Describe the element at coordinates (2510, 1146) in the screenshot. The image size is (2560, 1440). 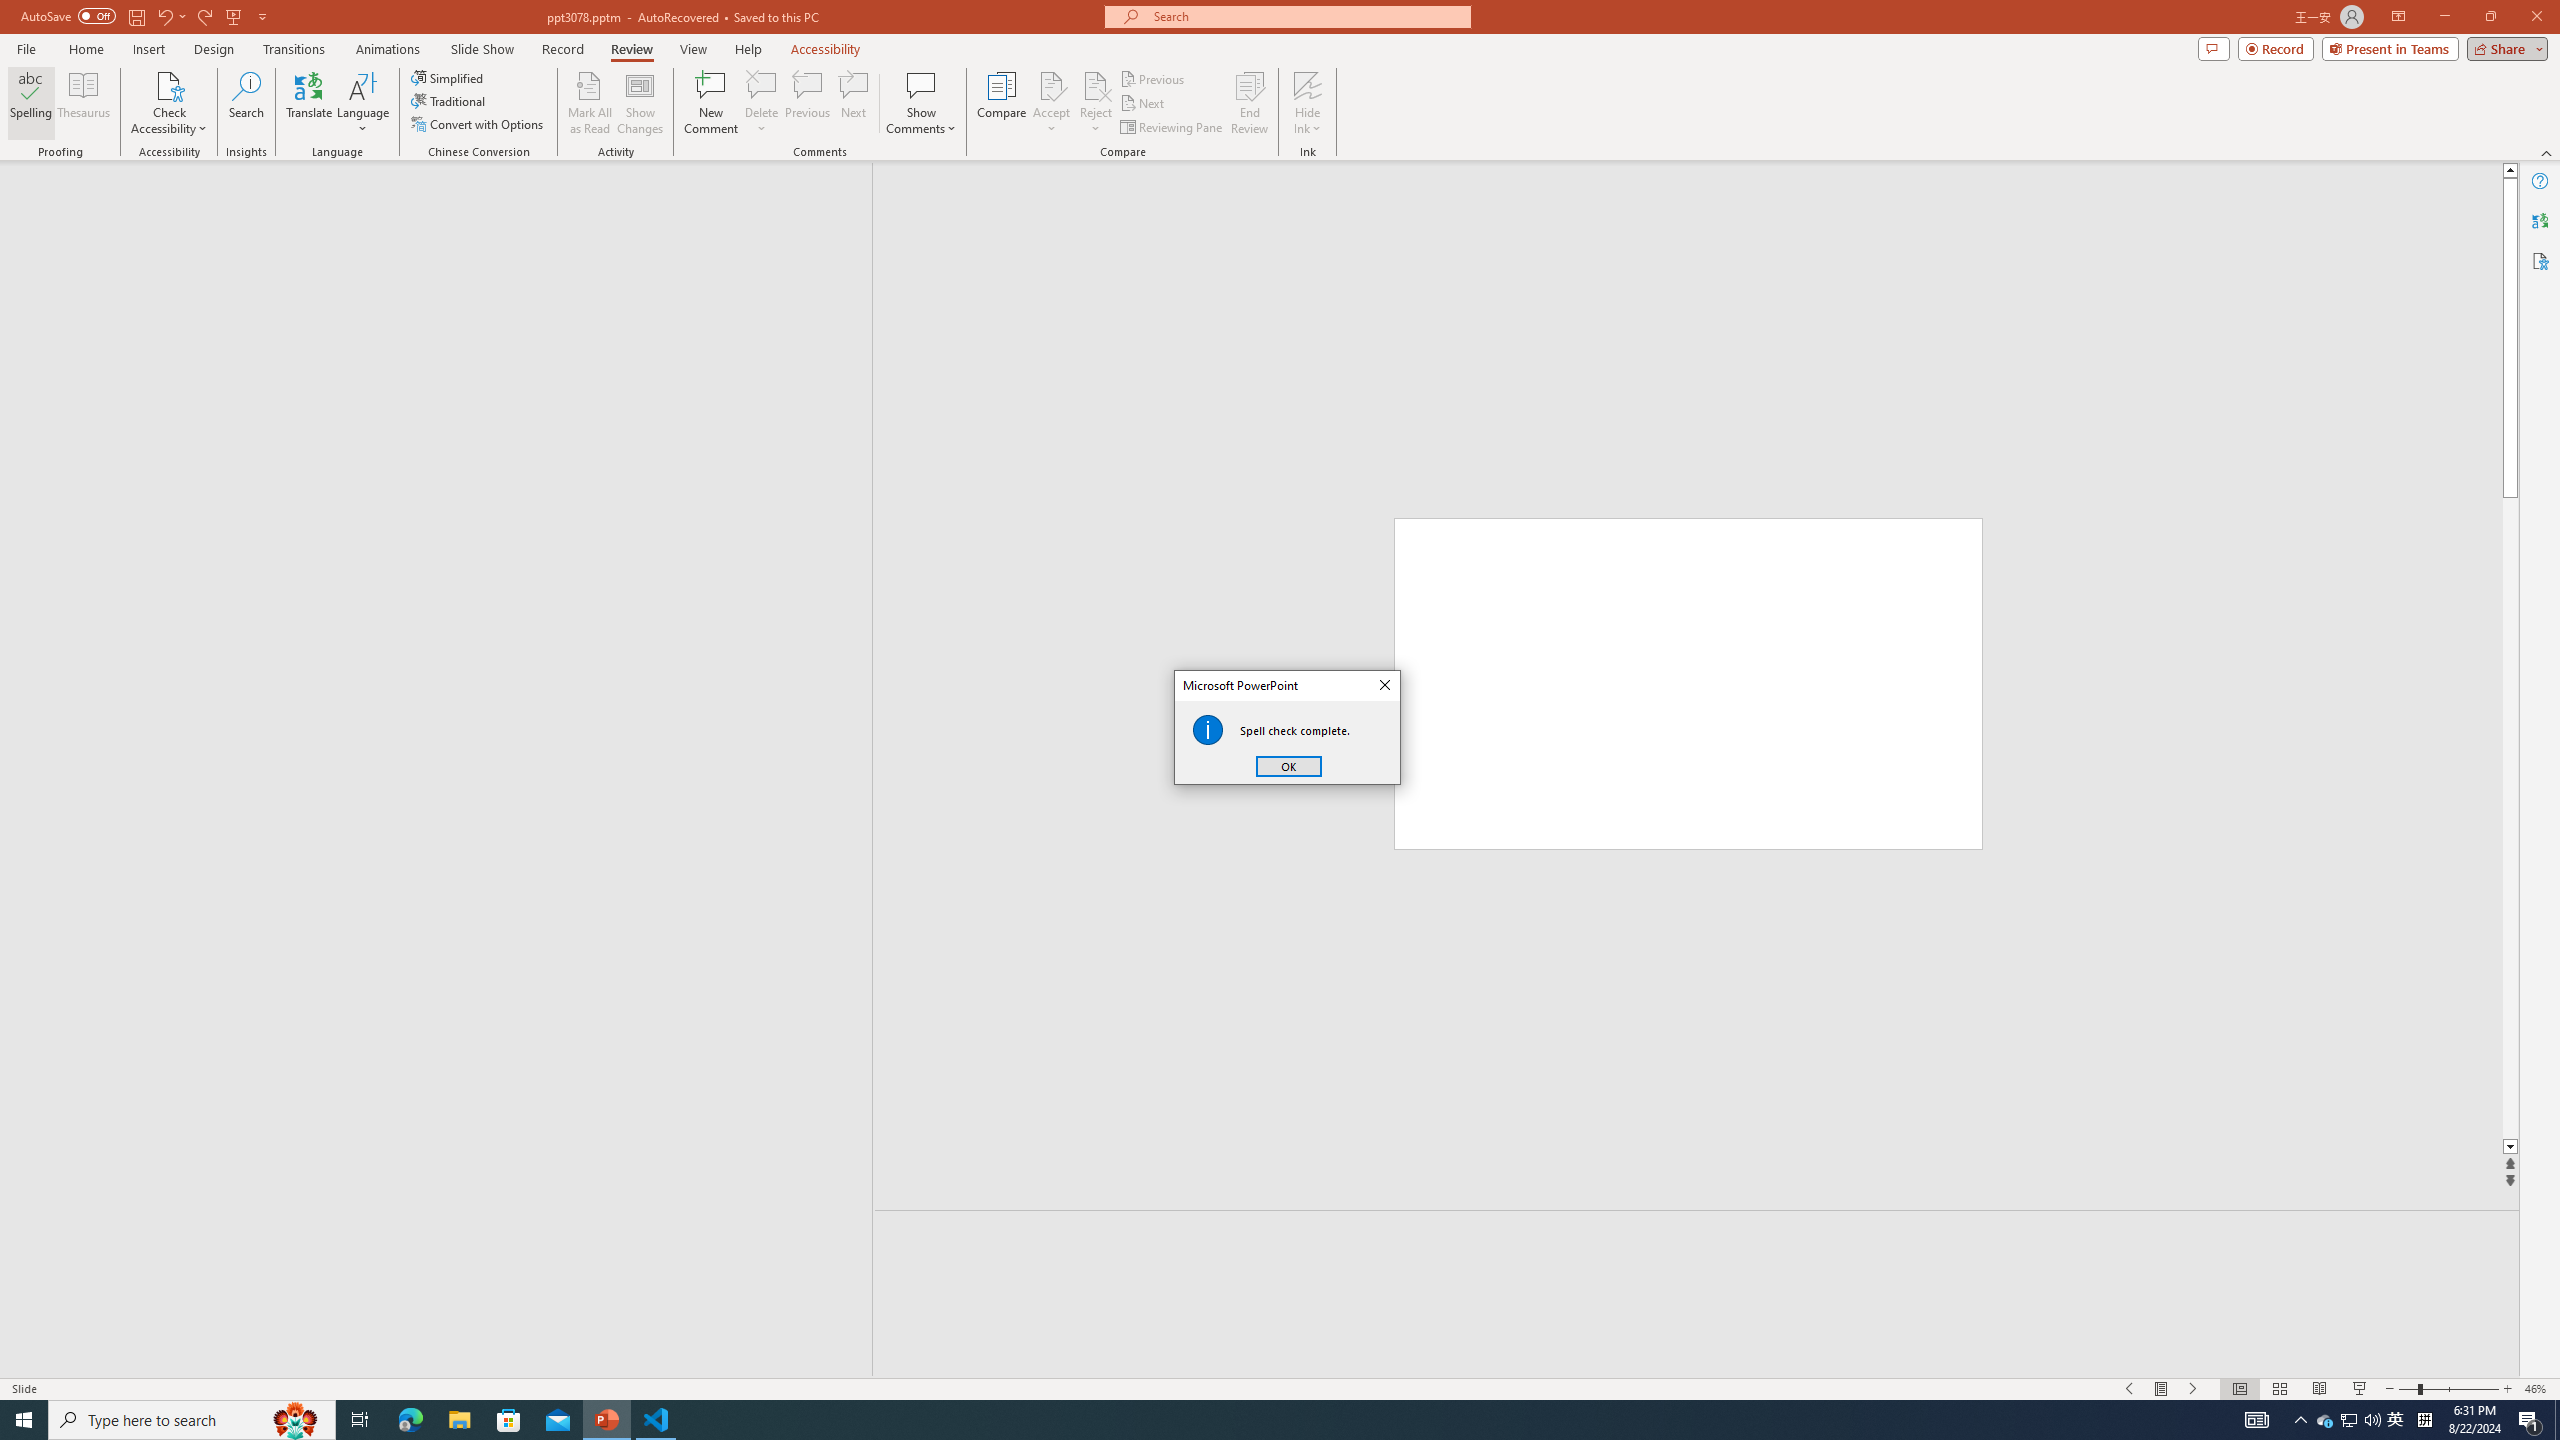
I see `'Line down'` at that location.